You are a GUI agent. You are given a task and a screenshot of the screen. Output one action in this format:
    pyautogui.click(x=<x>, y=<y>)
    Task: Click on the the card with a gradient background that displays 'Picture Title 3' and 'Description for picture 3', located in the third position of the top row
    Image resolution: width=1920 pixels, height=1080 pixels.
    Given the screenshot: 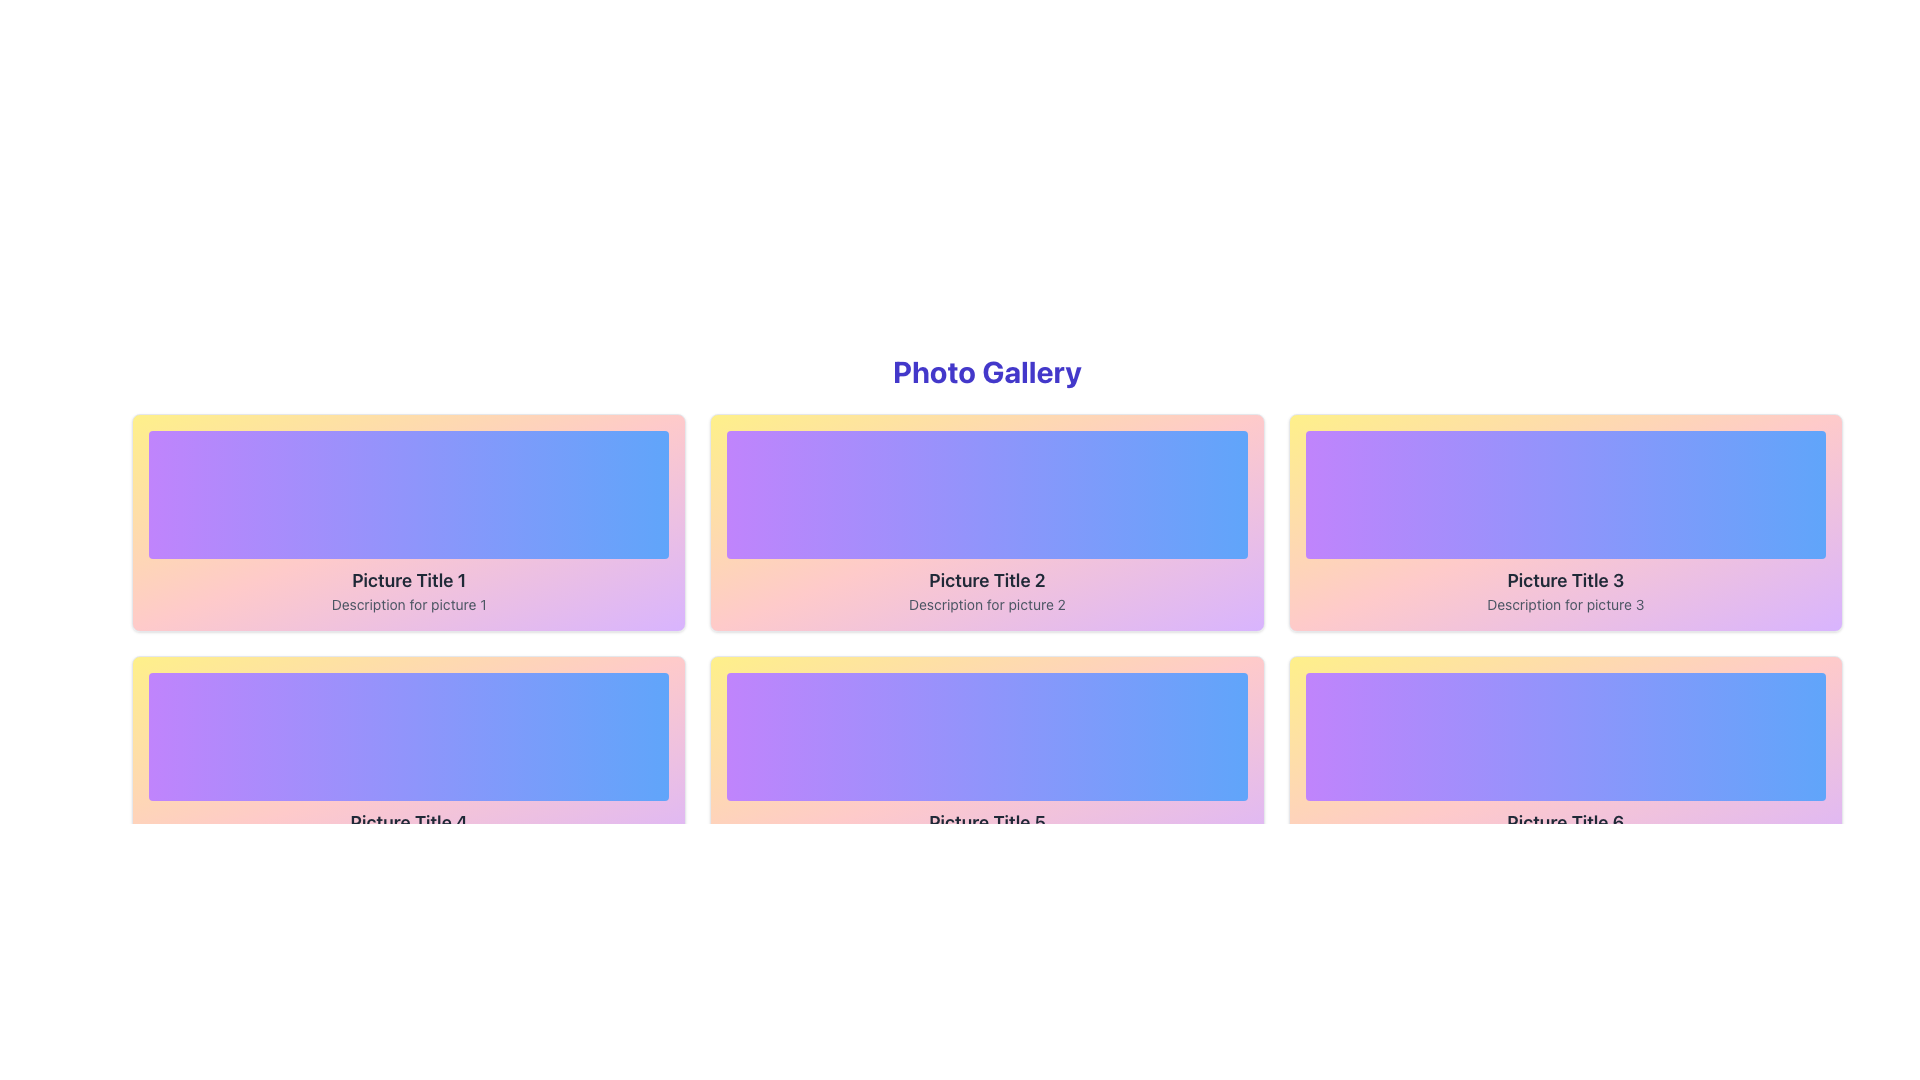 What is the action you would take?
    pyautogui.click(x=1564, y=522)
    